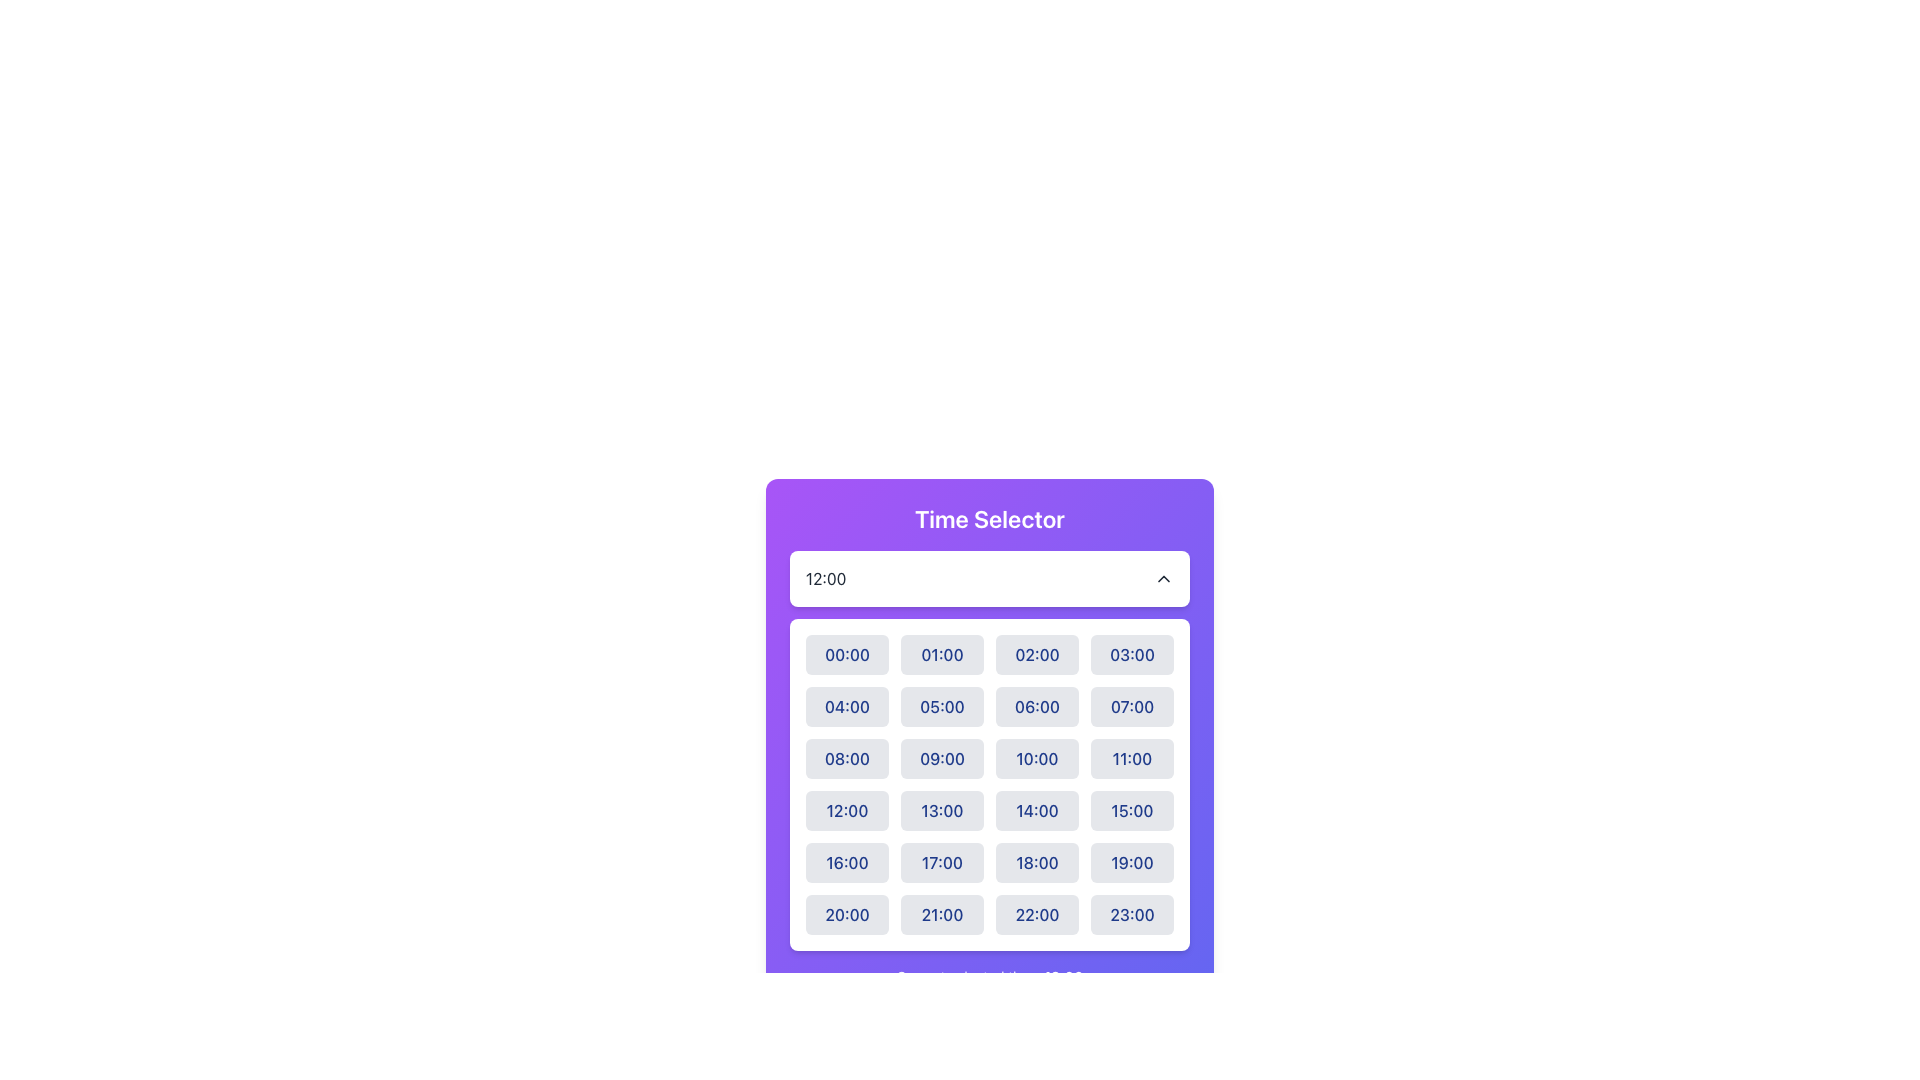 Image resolution: width=1920 pixels, height=1080 pixels. What do you see at coordinates (1132, 705) in the screenshot?
I see `the button displaying '07:00' with a light gray background` at bounding box center [1132, 705].